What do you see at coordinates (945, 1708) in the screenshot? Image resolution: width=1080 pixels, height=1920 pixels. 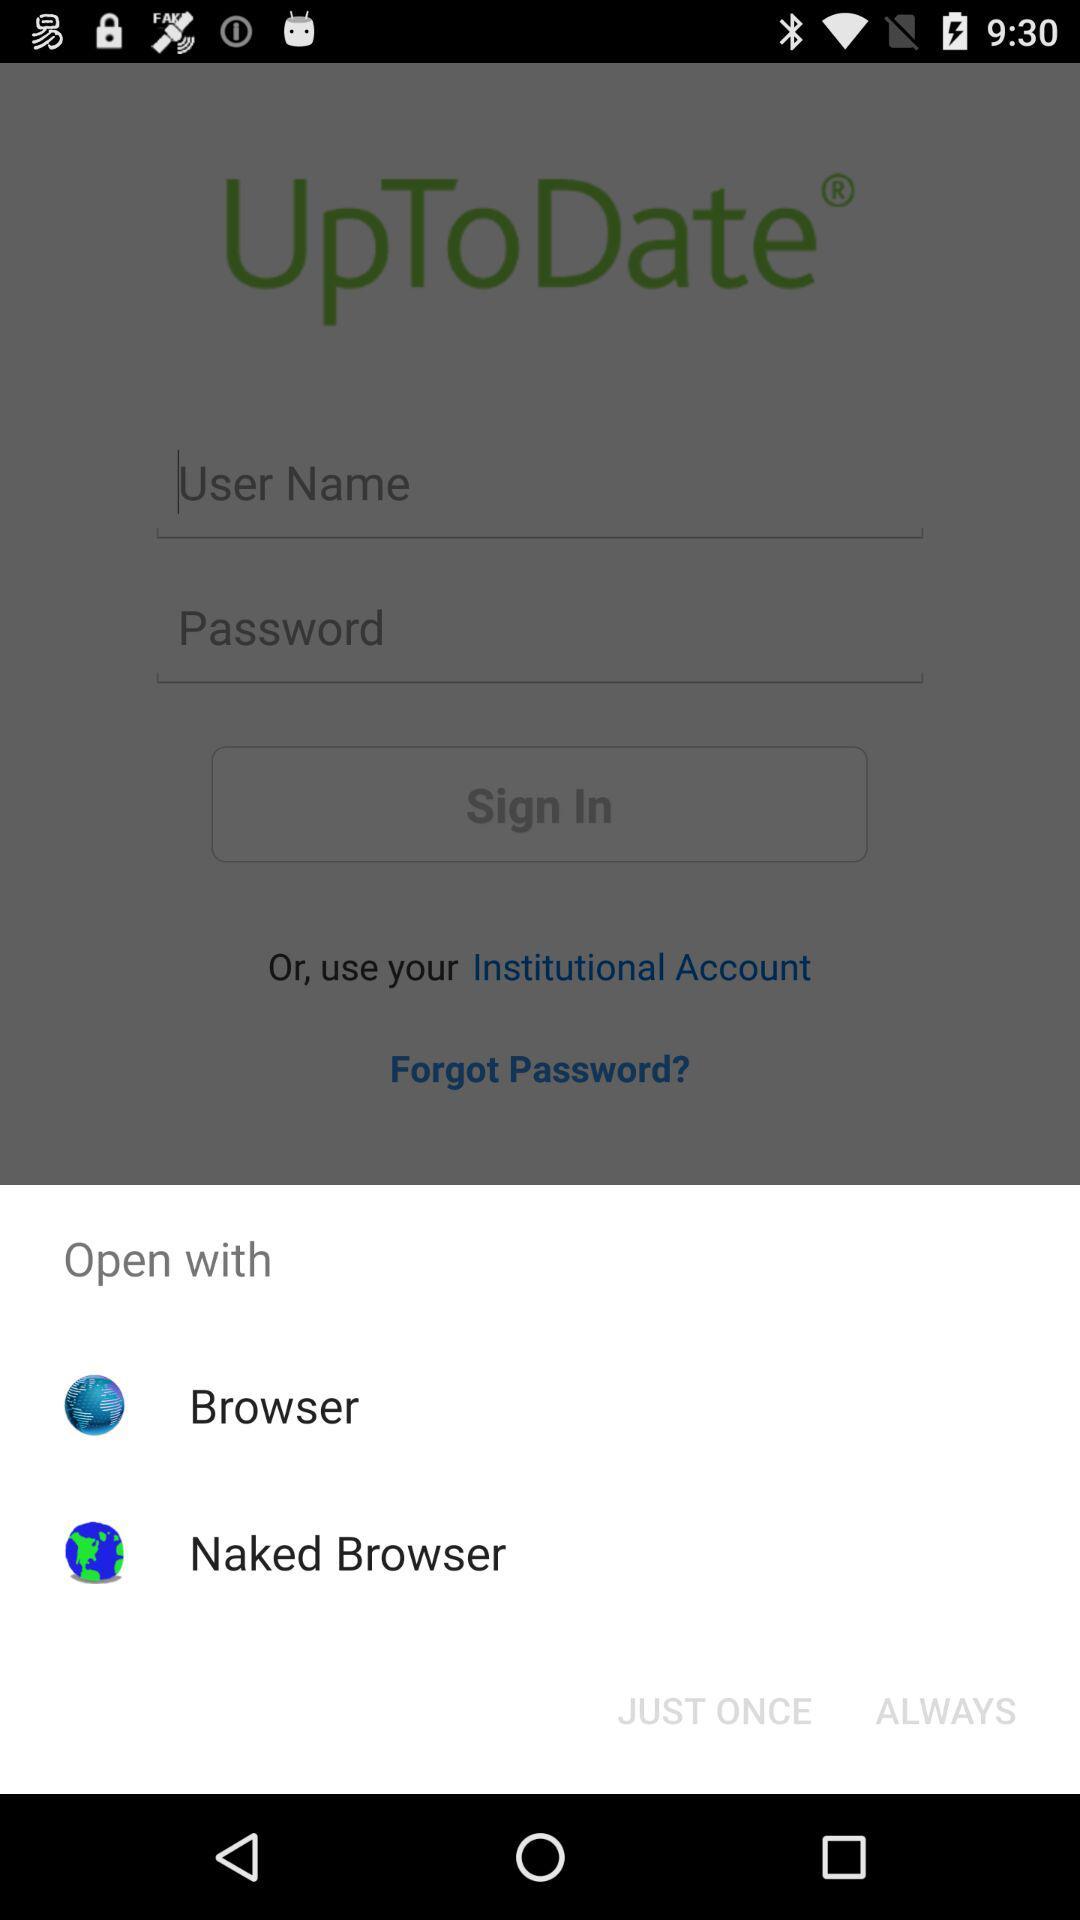 I see `the button at the bottom right corner` at bounding box center [945, 1708].